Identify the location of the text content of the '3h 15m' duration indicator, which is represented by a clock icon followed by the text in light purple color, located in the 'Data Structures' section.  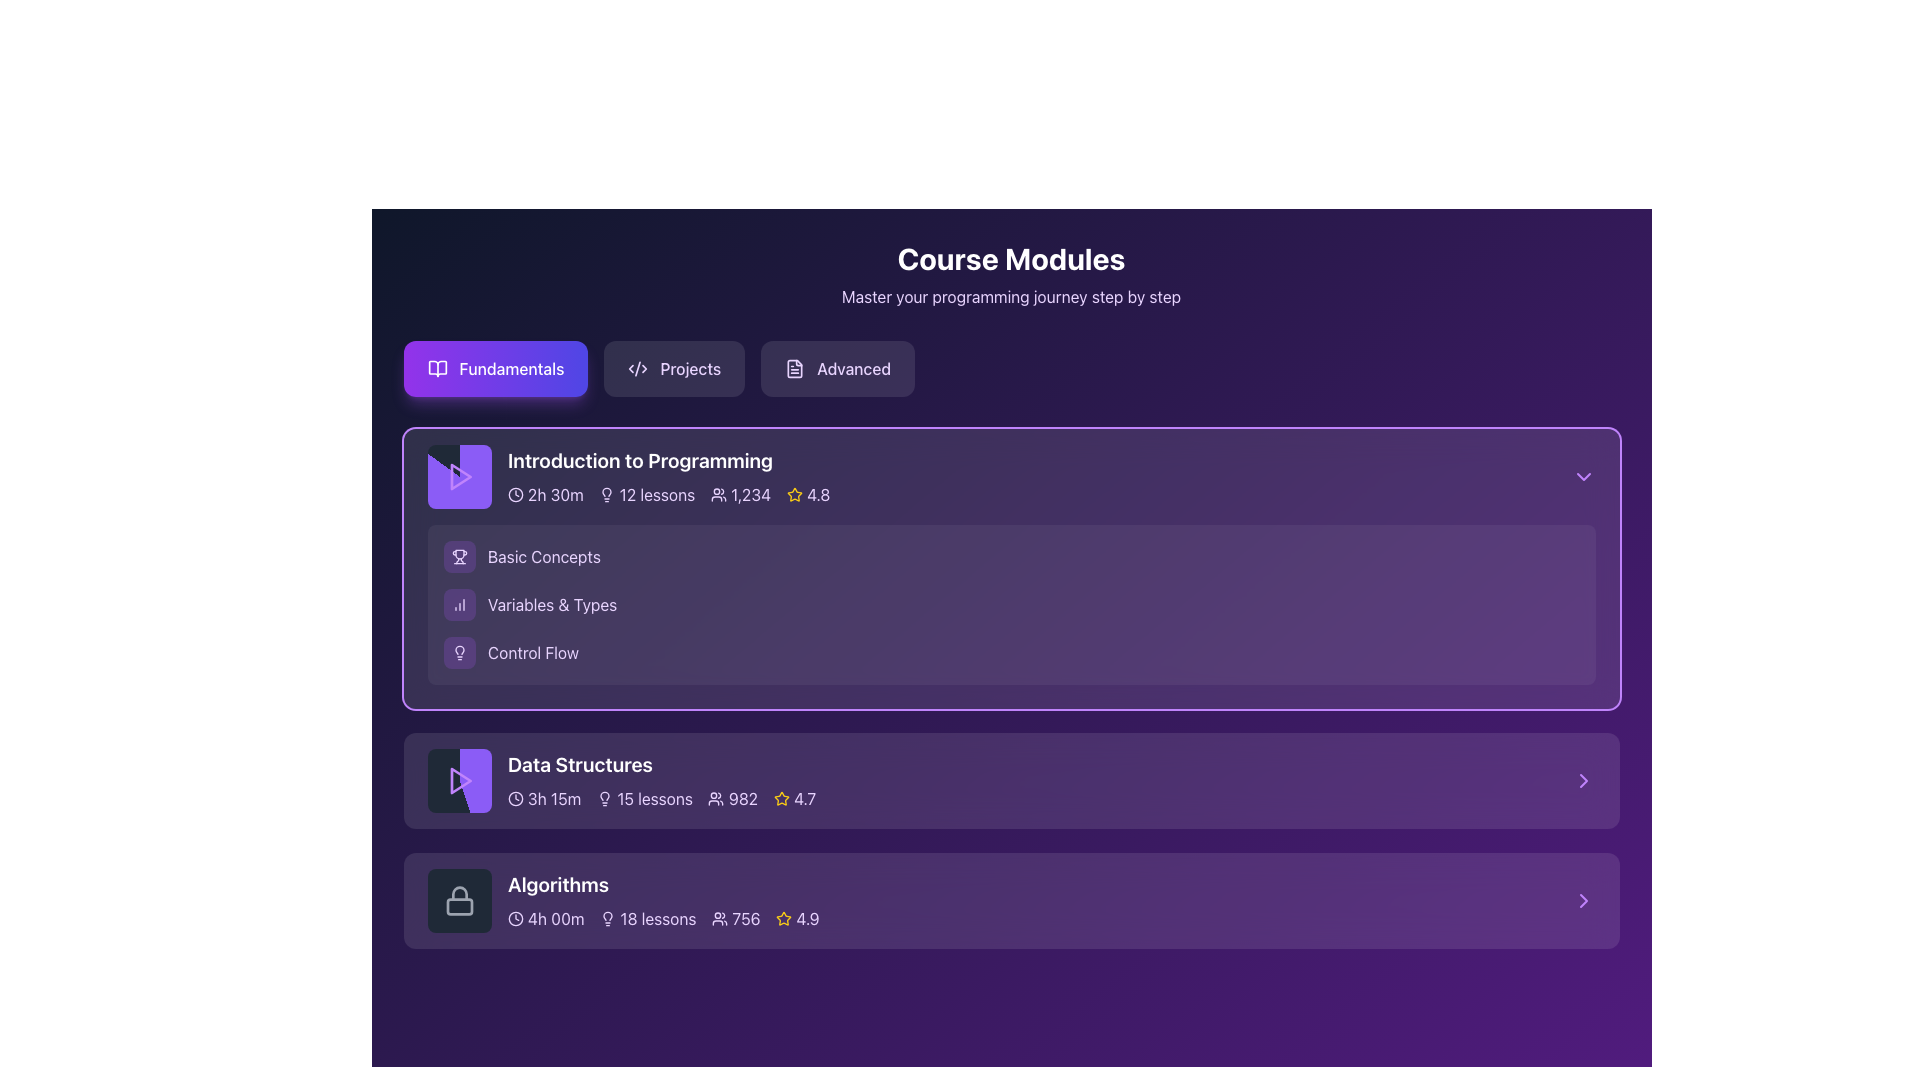
(544, 797).